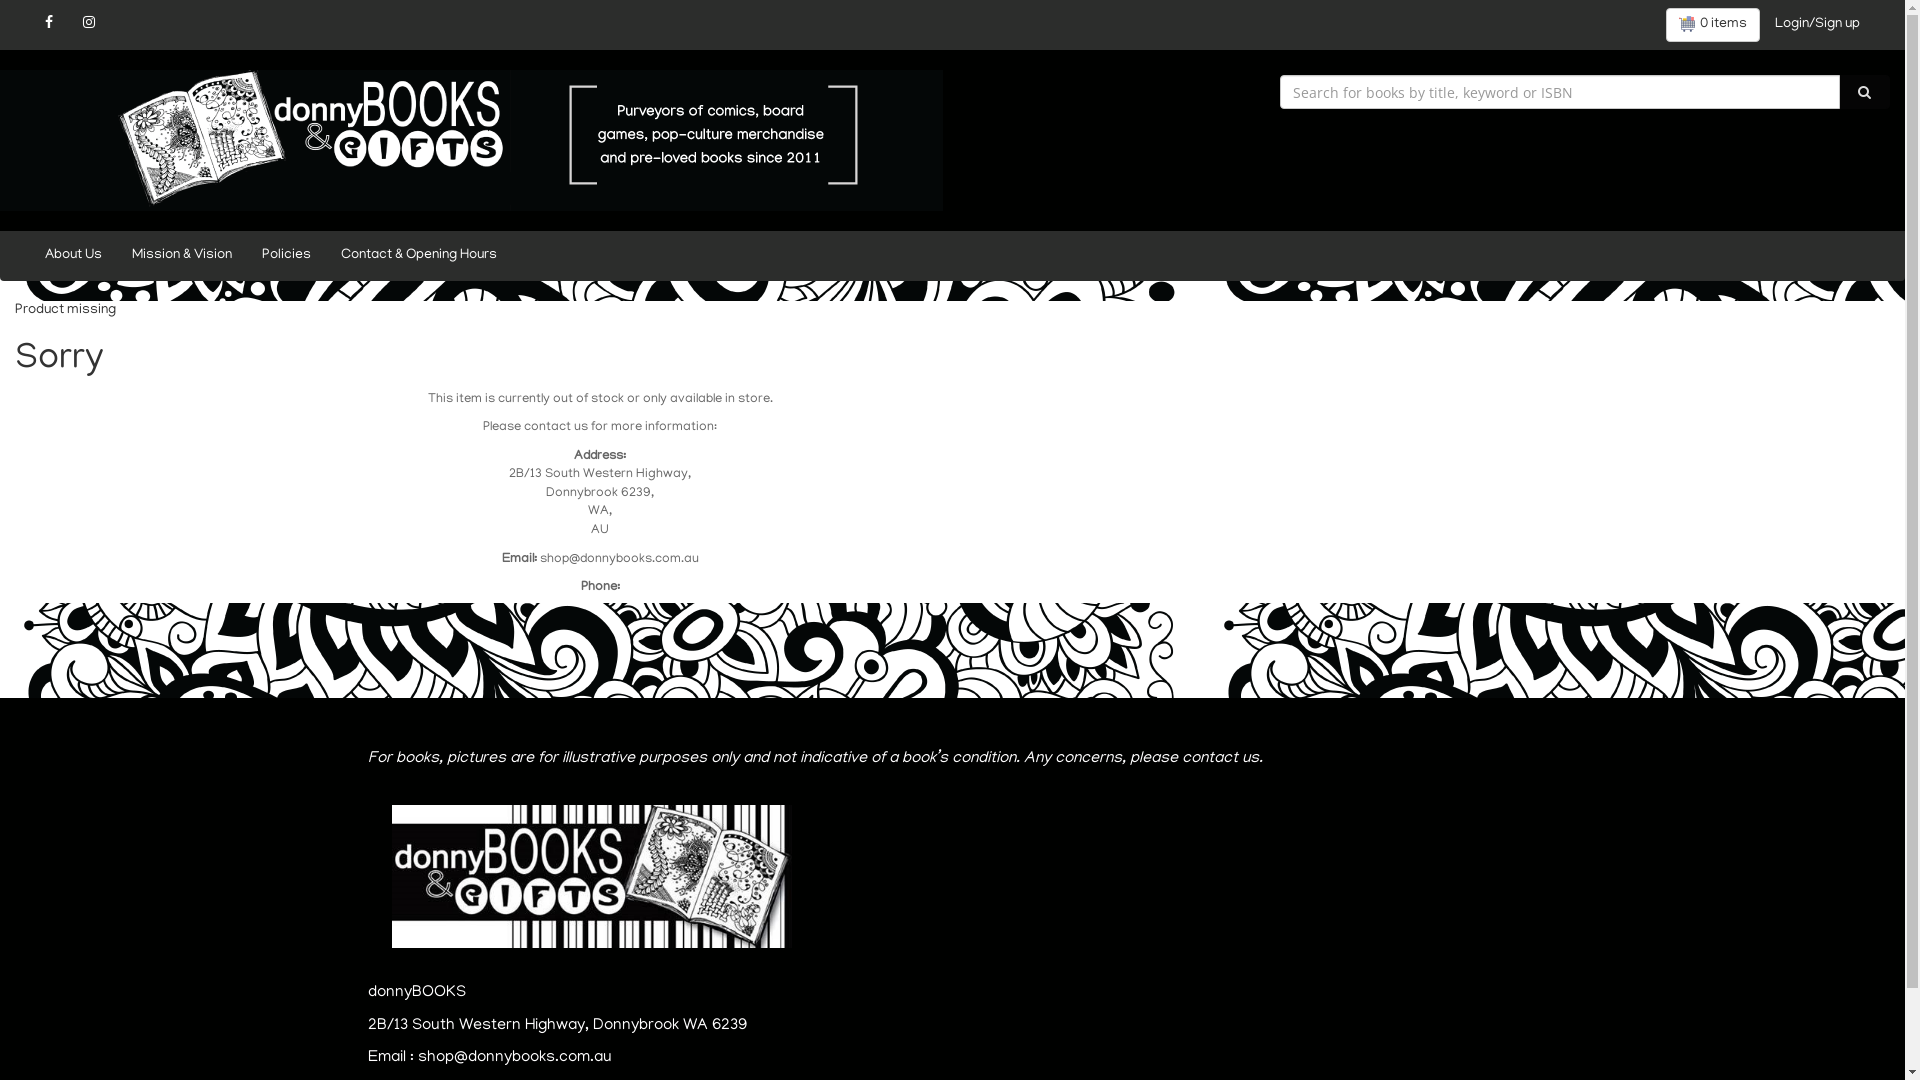 This screenshot has height=1080, width=1920. I want to click on 'Policies', so click(285, 254).